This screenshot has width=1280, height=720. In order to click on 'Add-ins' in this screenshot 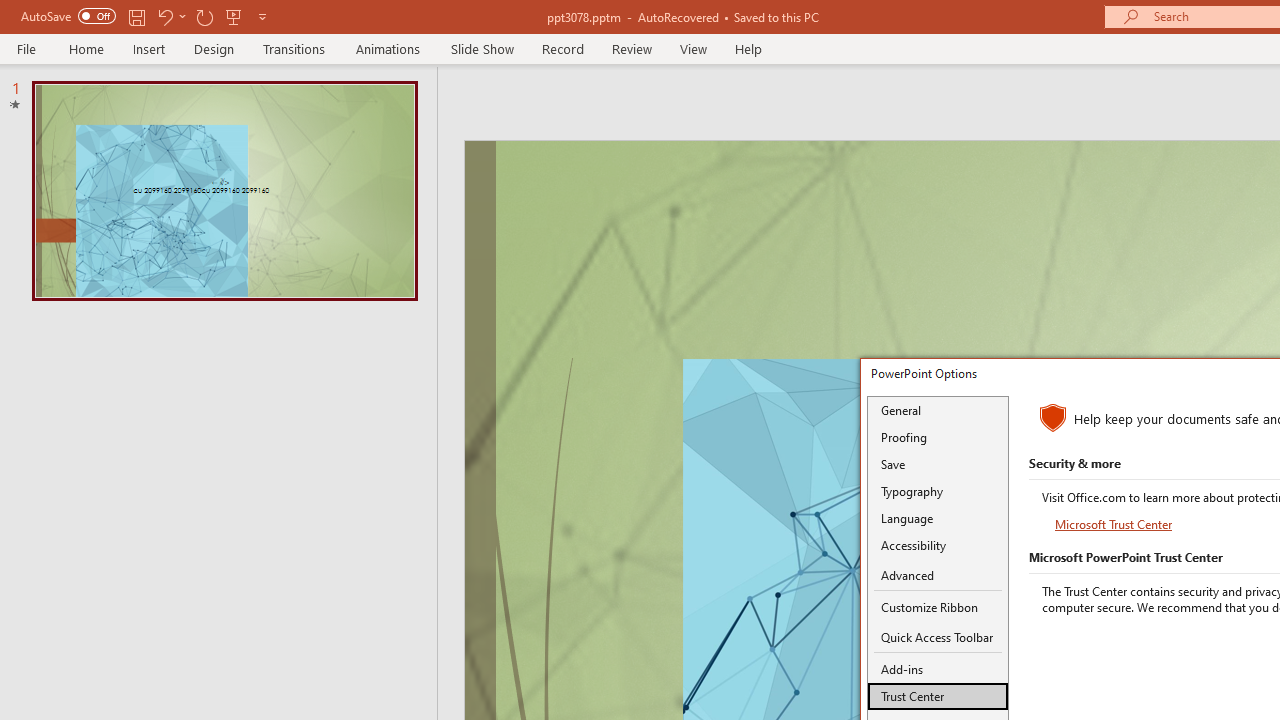, I will do `click(937, 669)`.